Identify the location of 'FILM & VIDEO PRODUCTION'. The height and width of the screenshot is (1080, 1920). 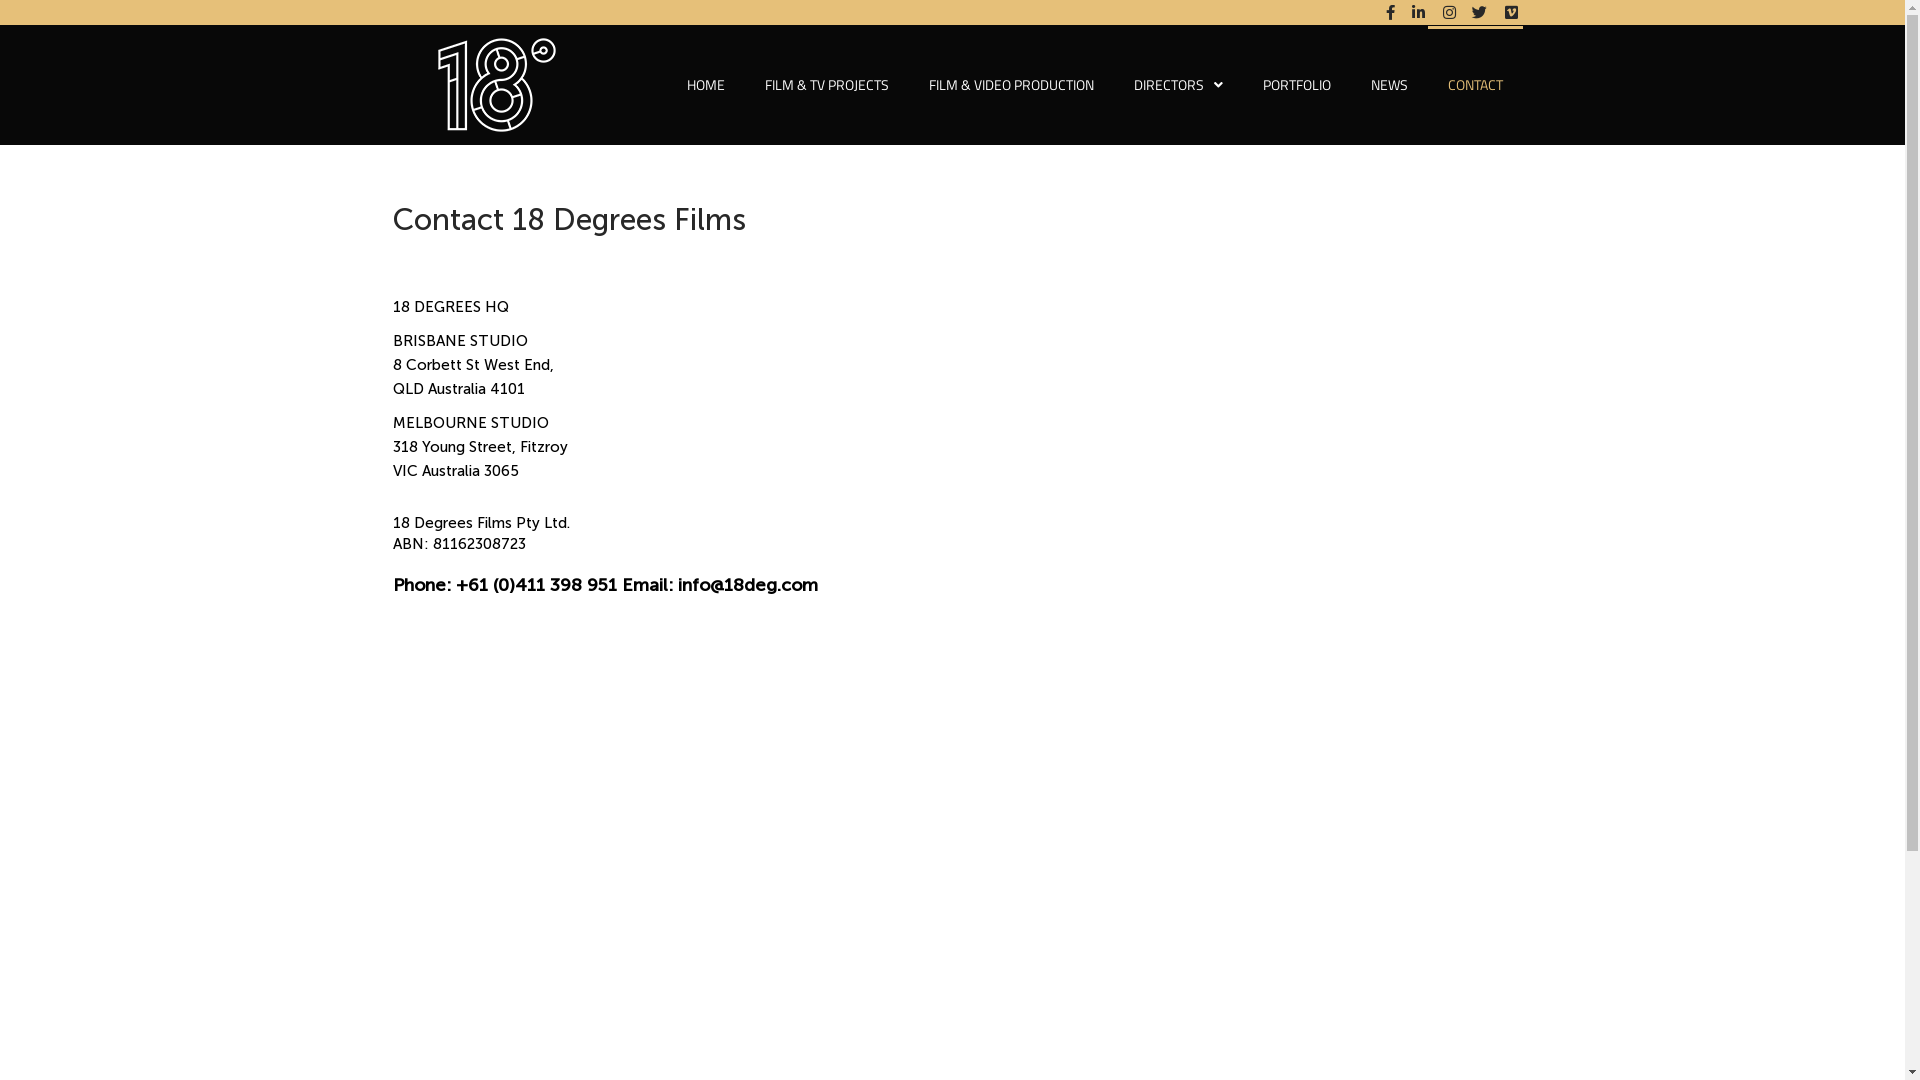
(1010, 83).